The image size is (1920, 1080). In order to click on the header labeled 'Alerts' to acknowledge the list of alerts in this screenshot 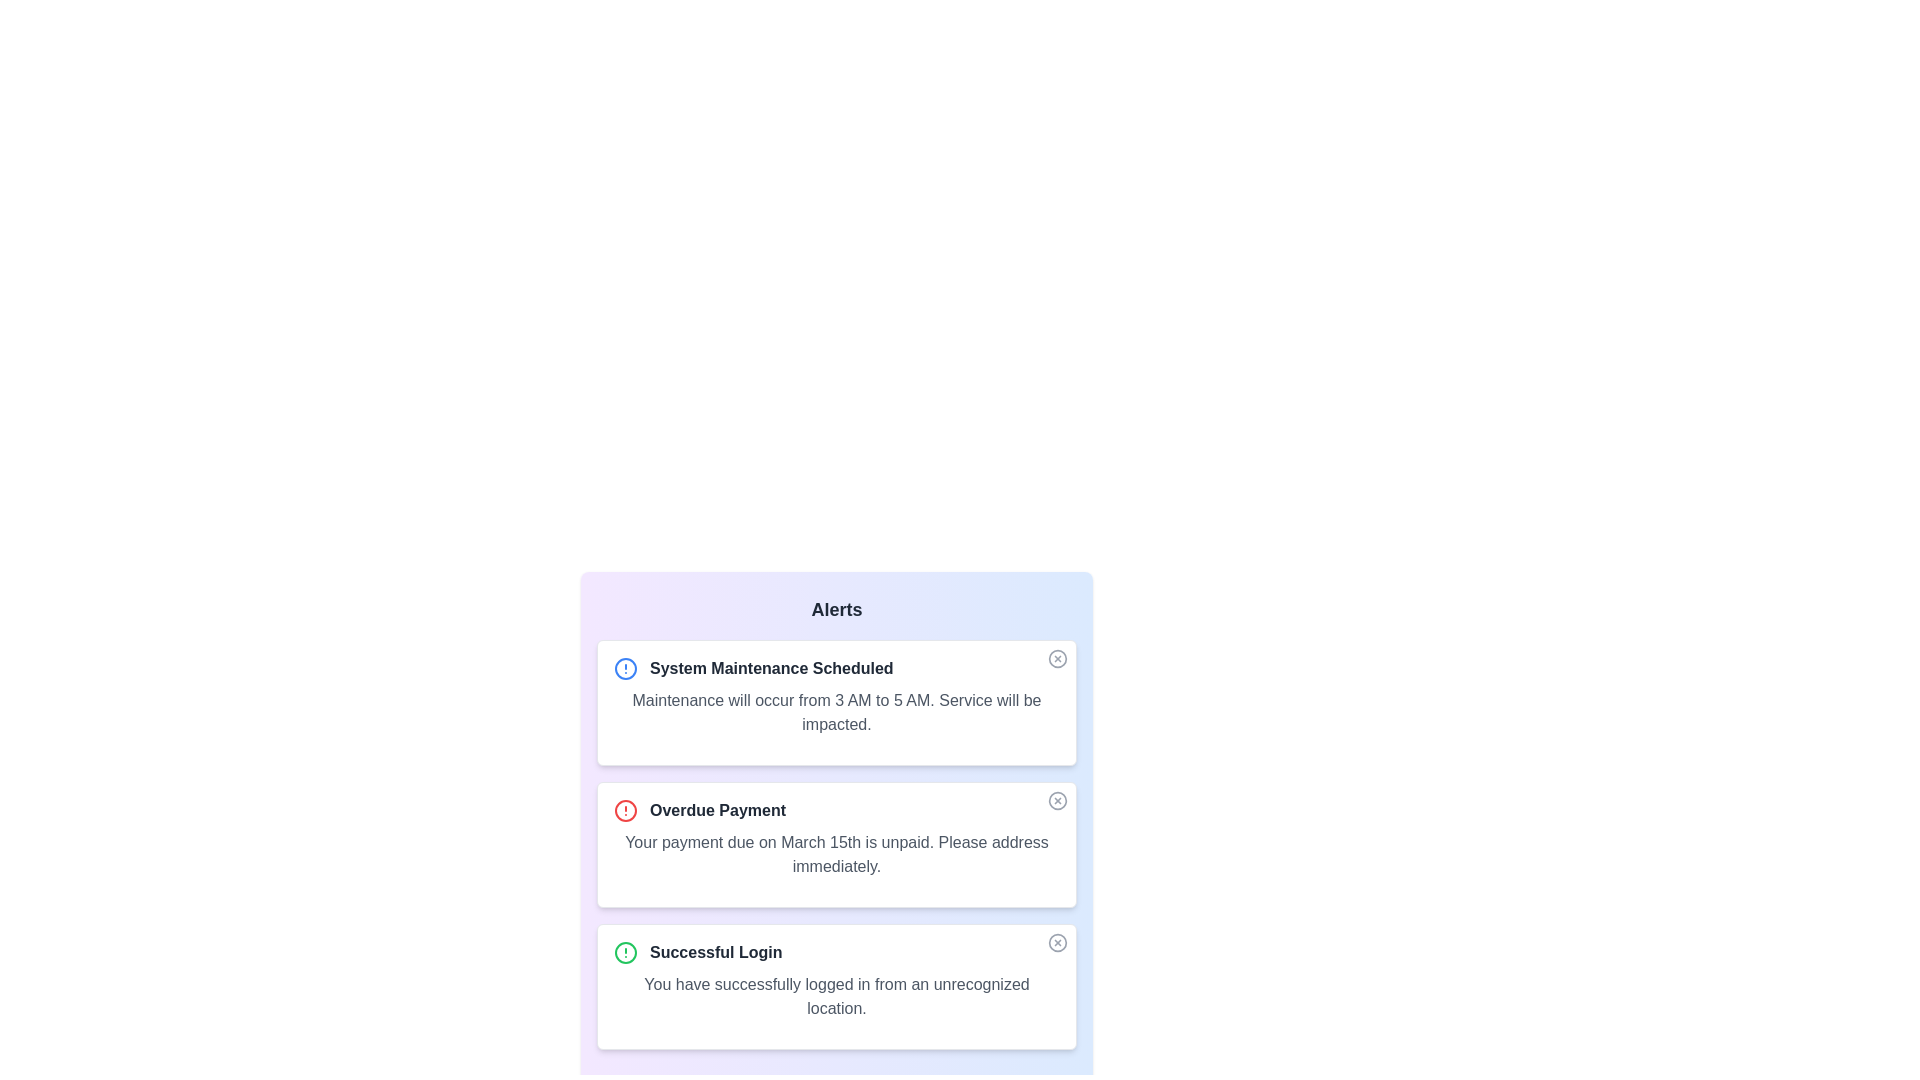, I will do `click(836, 608)`.